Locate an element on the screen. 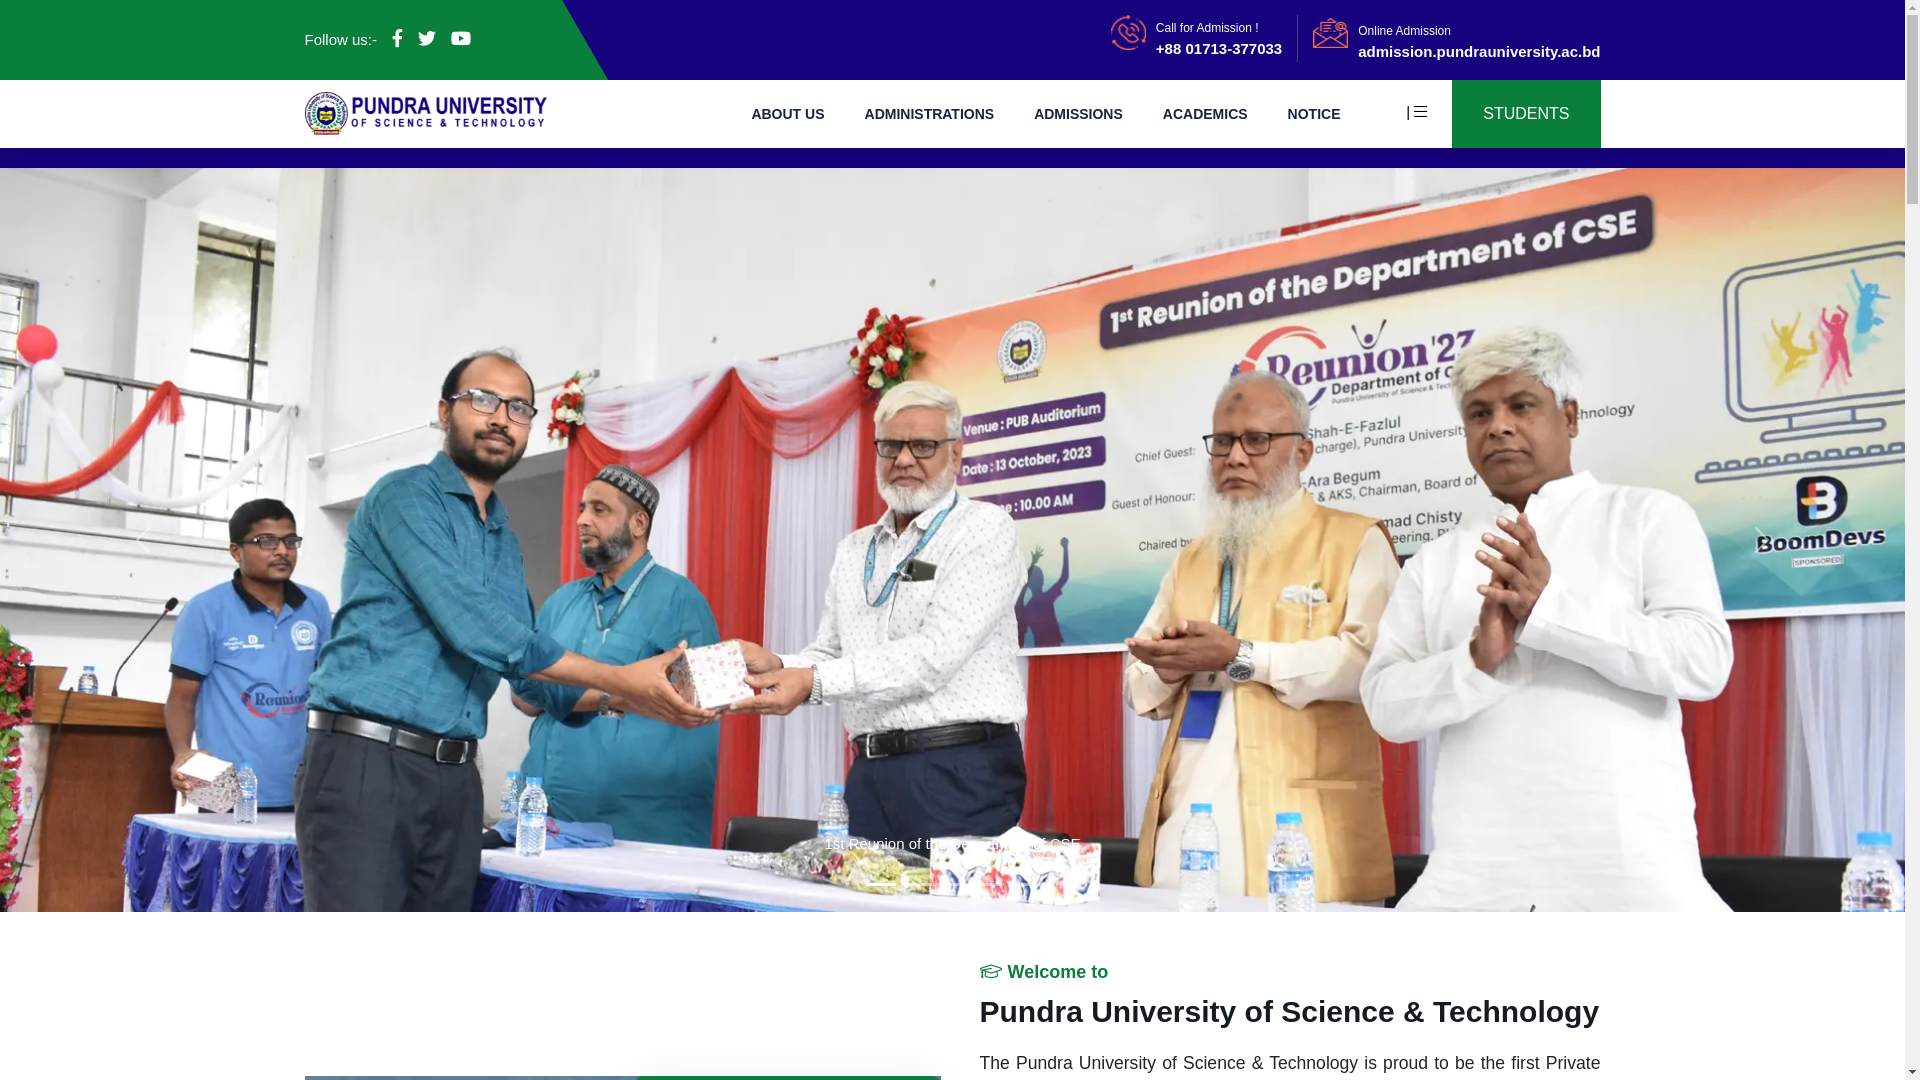  'admission.pundrauniversity.ac.bd' is located at coordinates (1478, 49).